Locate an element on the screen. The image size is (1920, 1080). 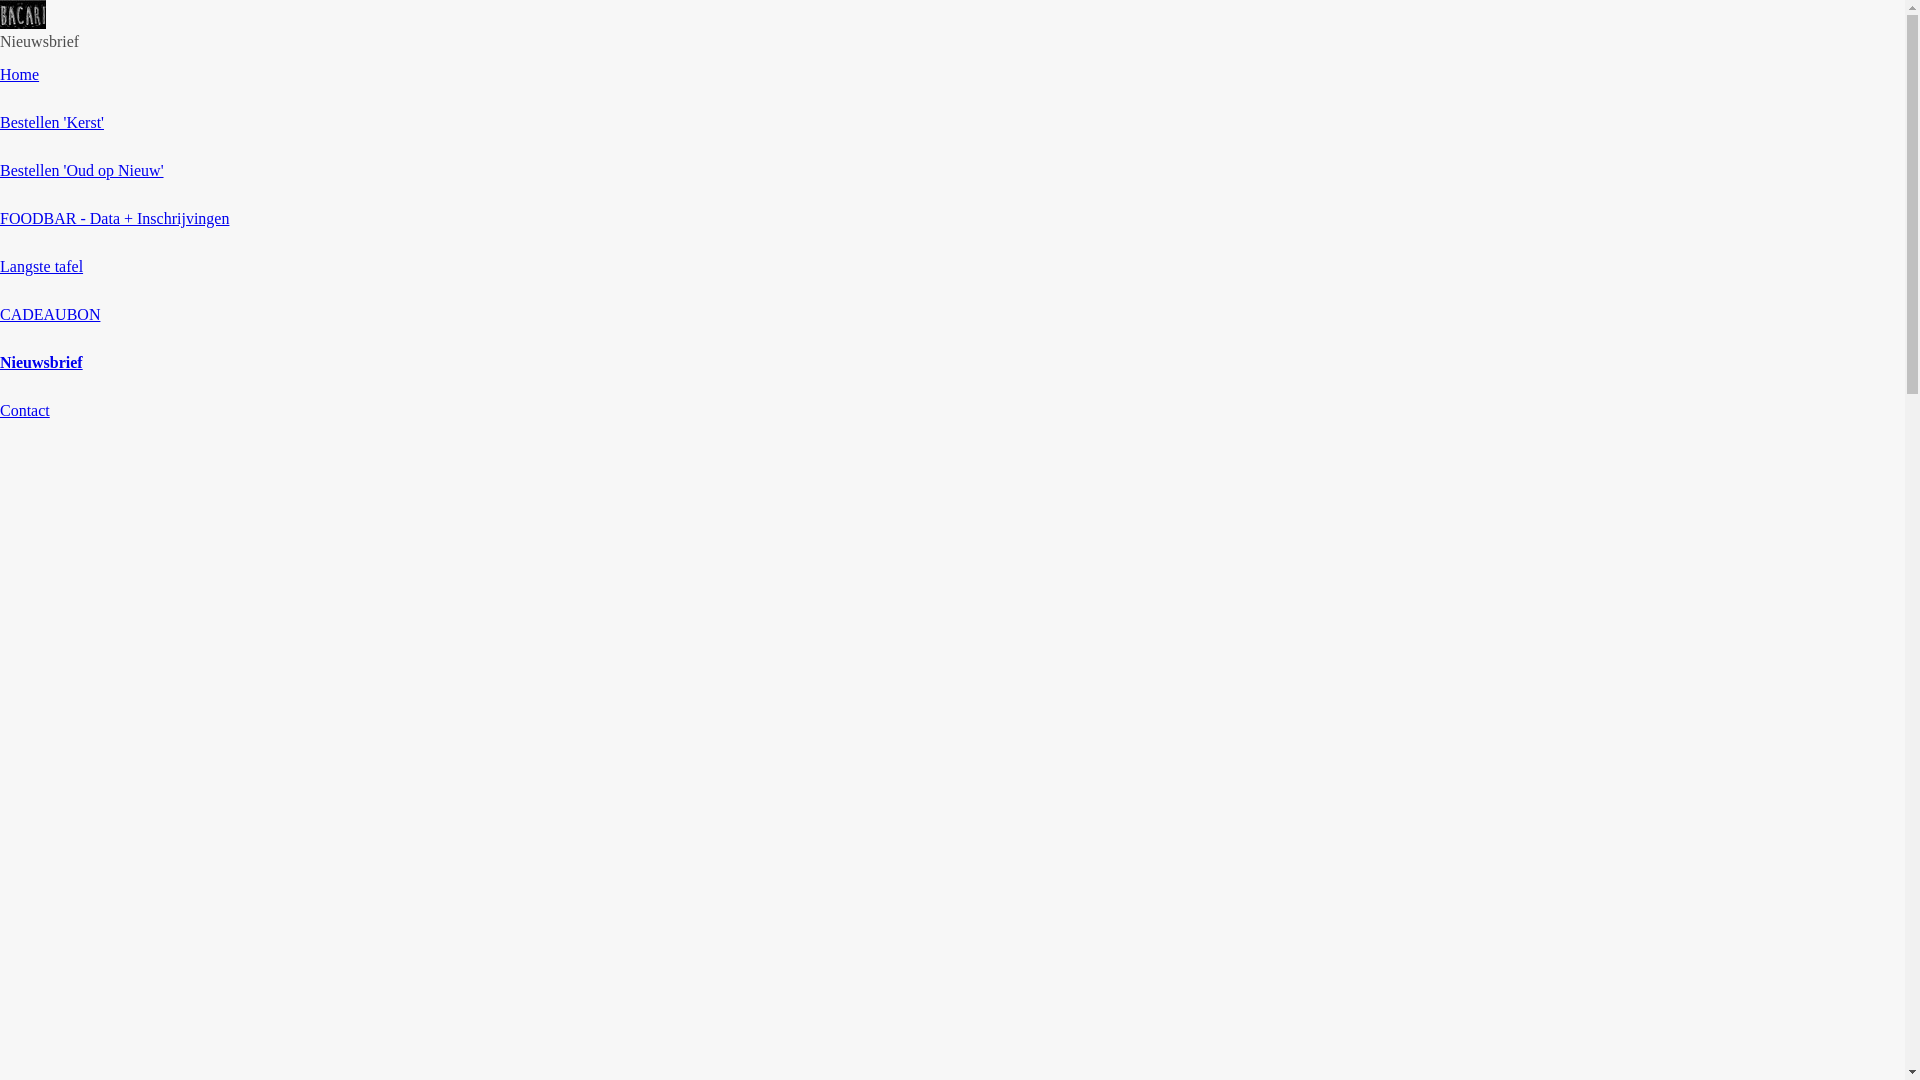
'Nieuwsbrief' is located at coordinates (41, 362).